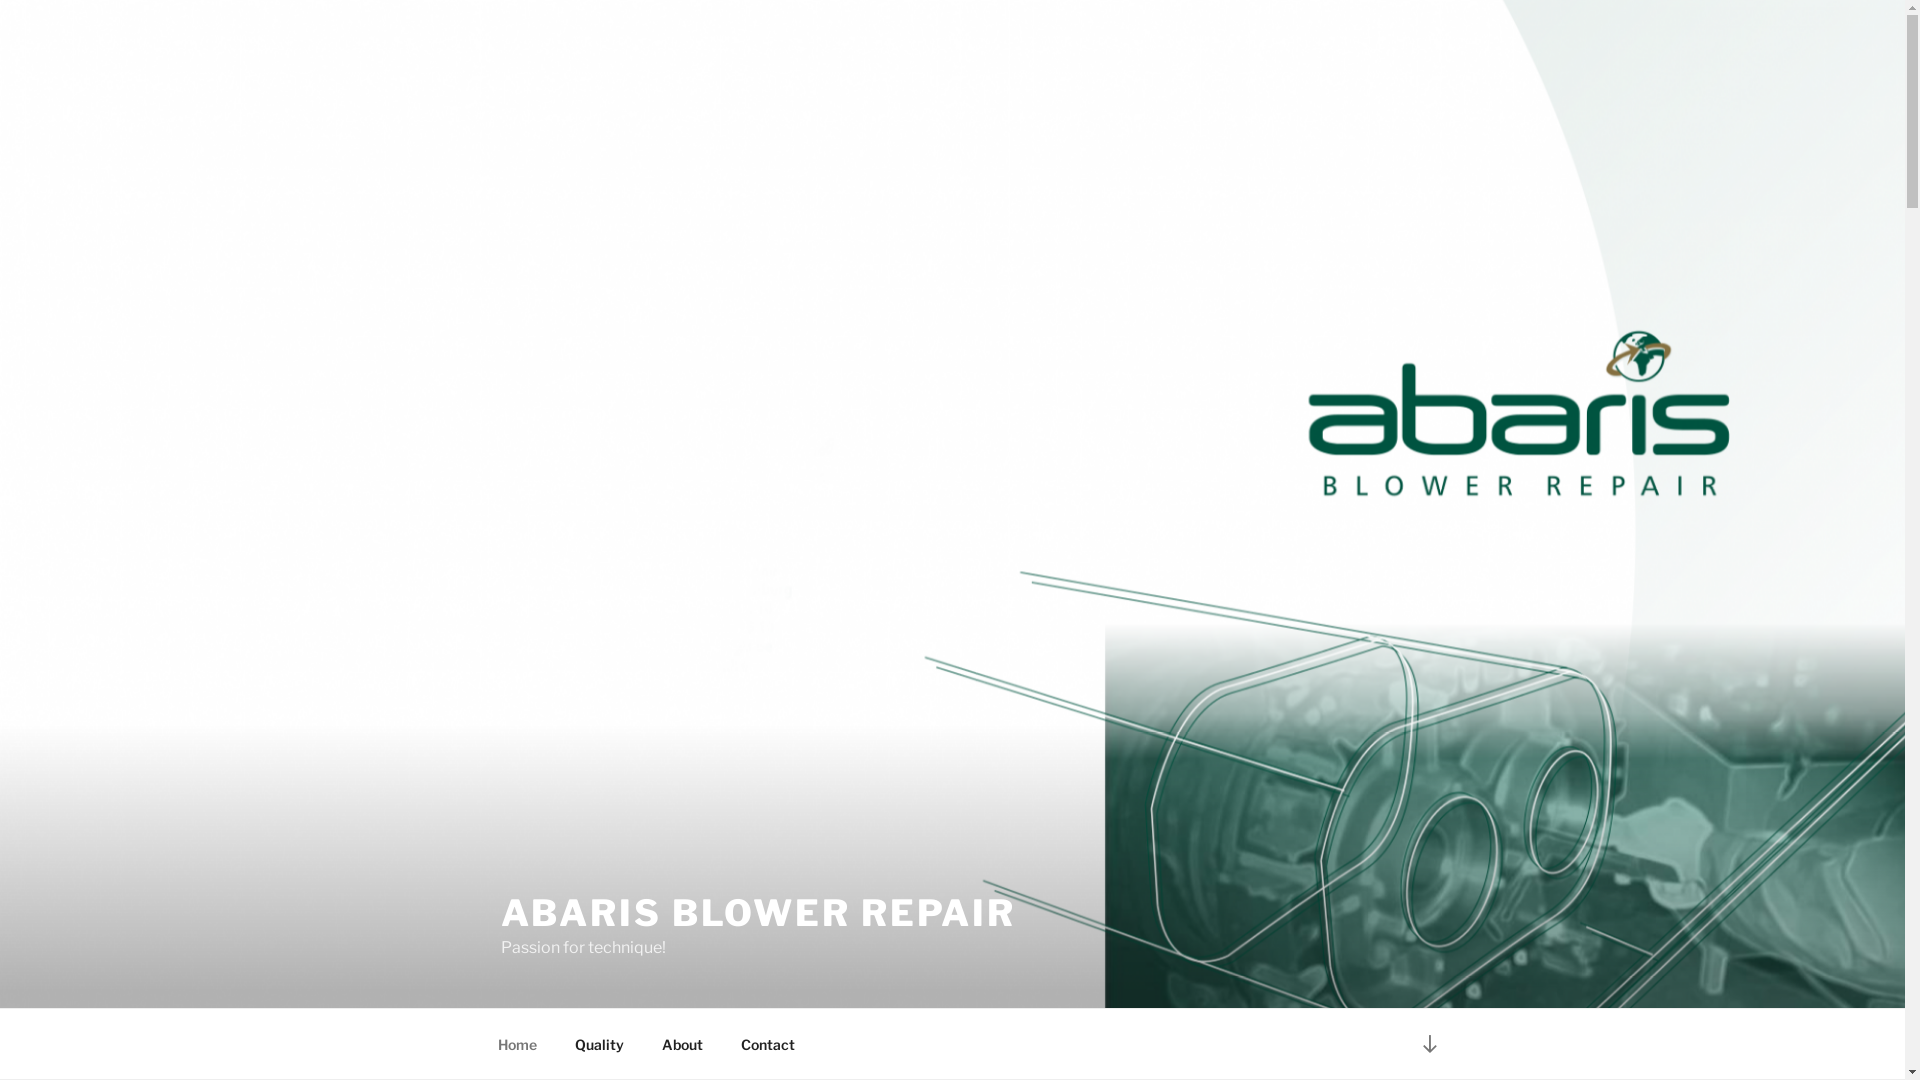  What do you see at coordinates (1428, 1042) in the screenshot?
I see `'Scroll down to content'` at bounding box center [1428, 1042].